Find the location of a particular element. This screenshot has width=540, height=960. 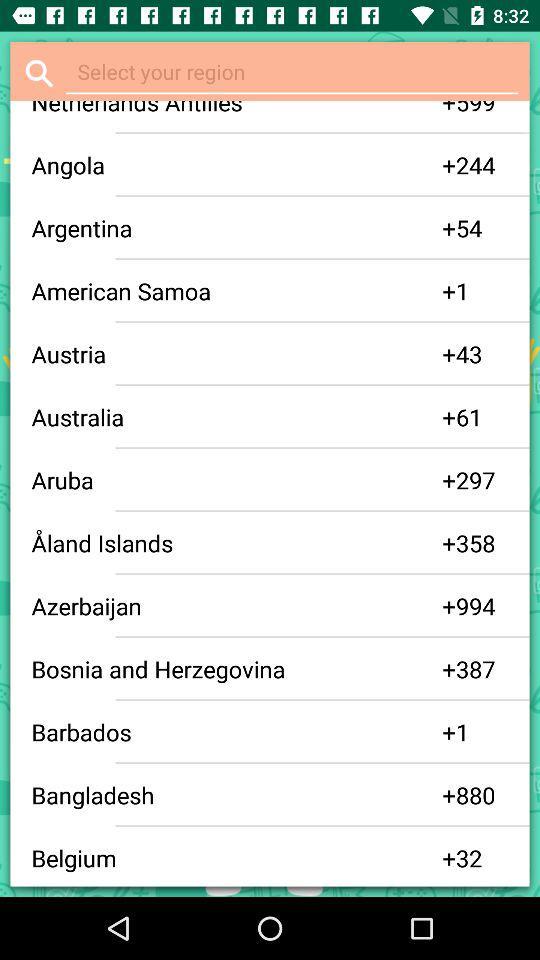

the app to the right of the austria is located at coordinates (449, 354).